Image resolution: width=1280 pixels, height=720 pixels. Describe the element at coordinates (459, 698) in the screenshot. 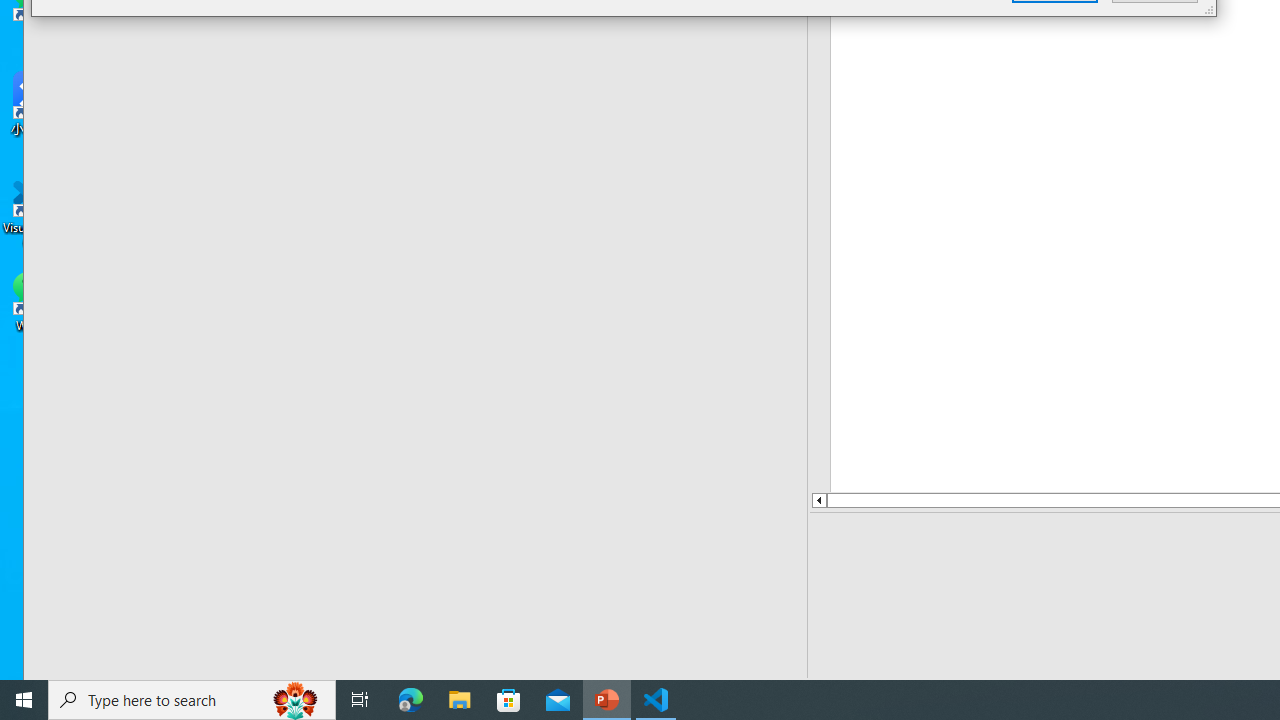

I see `'File Explorer'` at that location.